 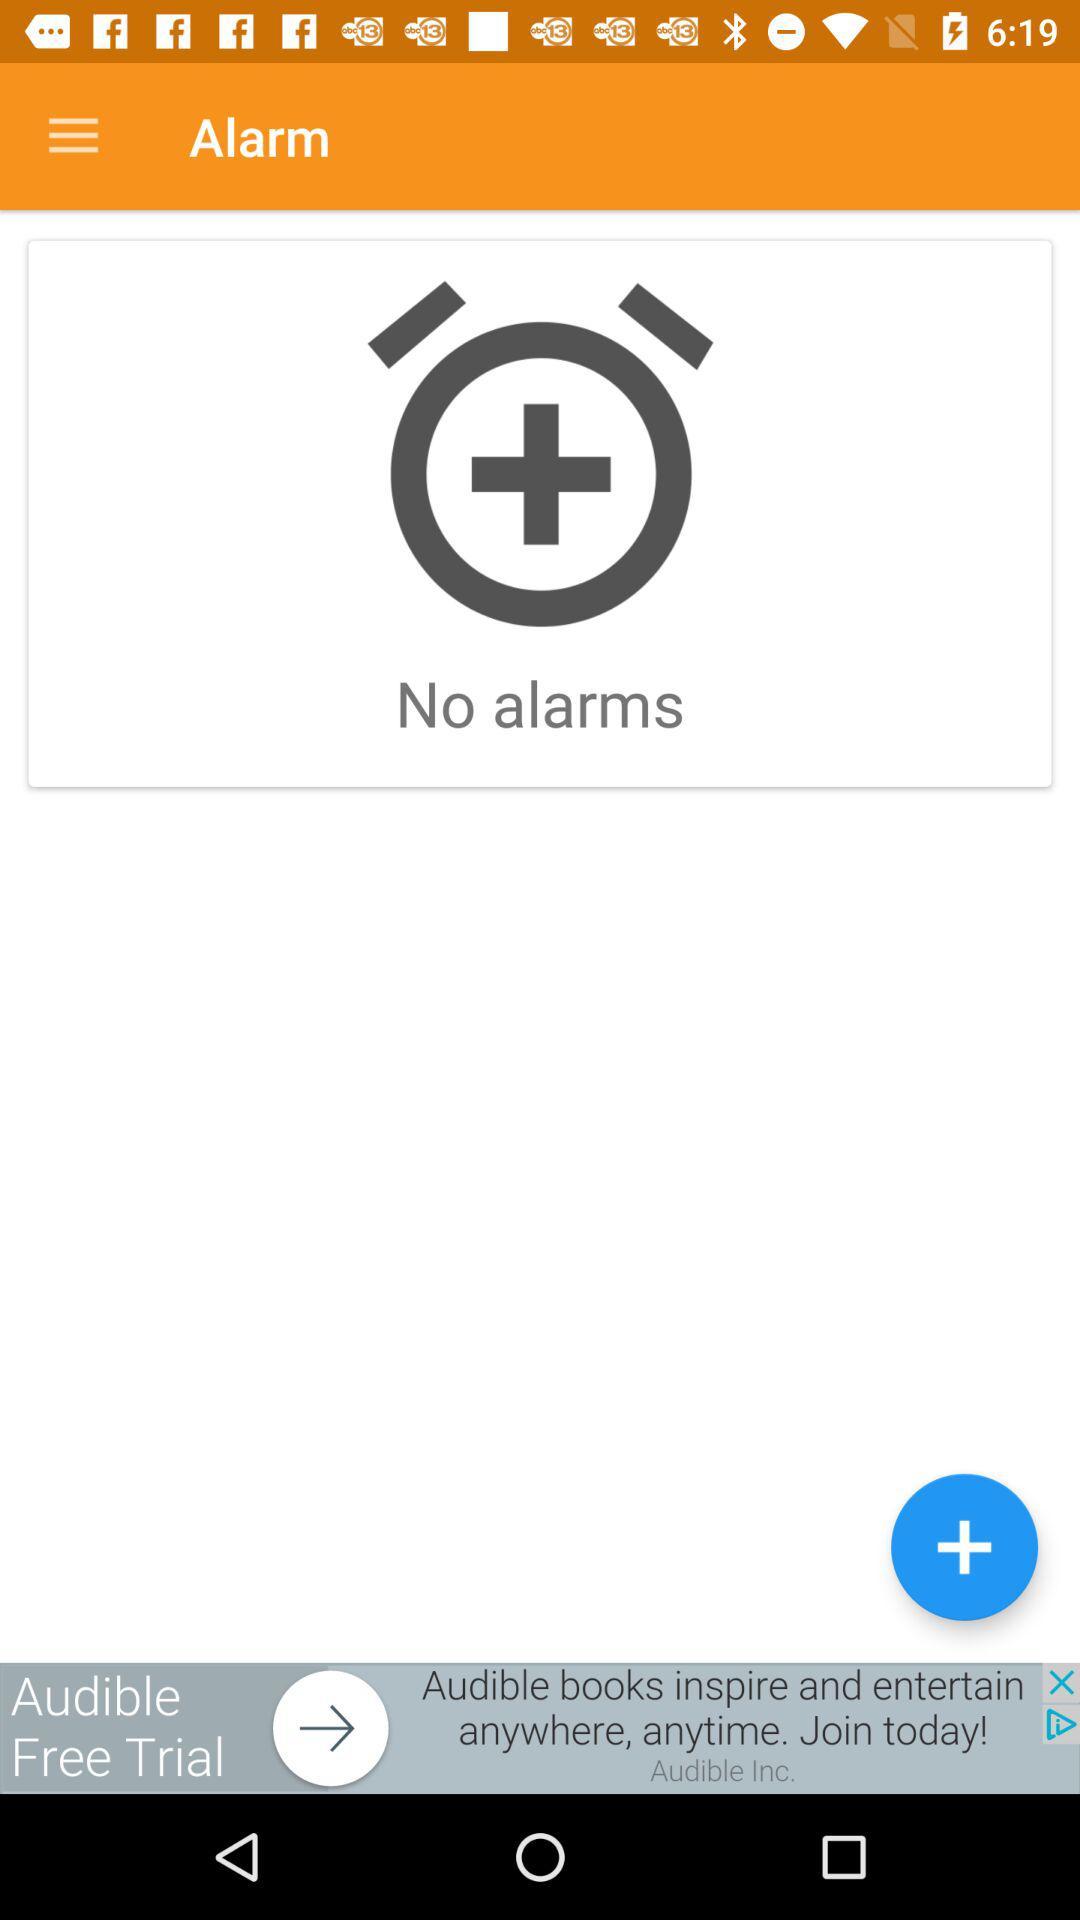 What do you see at coordinates (540, 1727) in the screenshot?
I see `open advertisement` at bounding box center [540, 1727].